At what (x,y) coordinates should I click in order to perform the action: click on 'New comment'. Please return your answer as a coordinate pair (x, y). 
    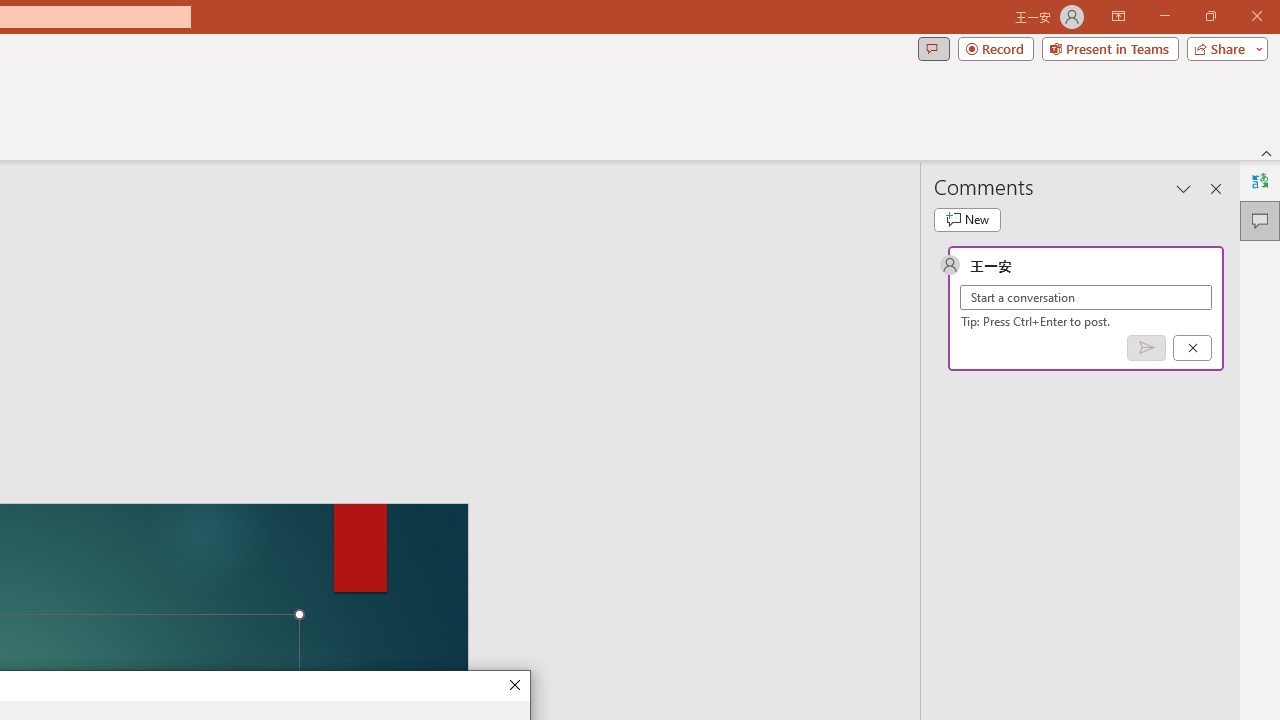
    Looking at the image, I should click on (967, 219).